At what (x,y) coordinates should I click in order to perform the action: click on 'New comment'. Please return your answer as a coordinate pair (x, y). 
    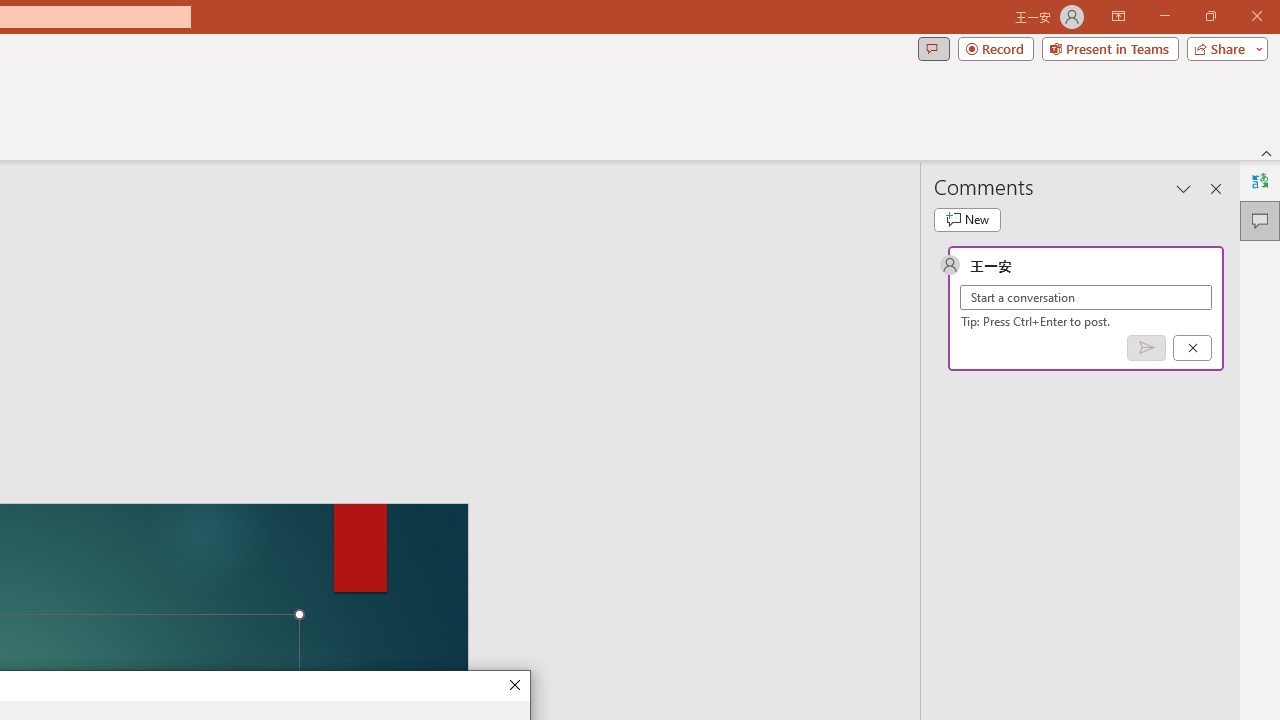
    Looking at the image, I should click on (967, 219).